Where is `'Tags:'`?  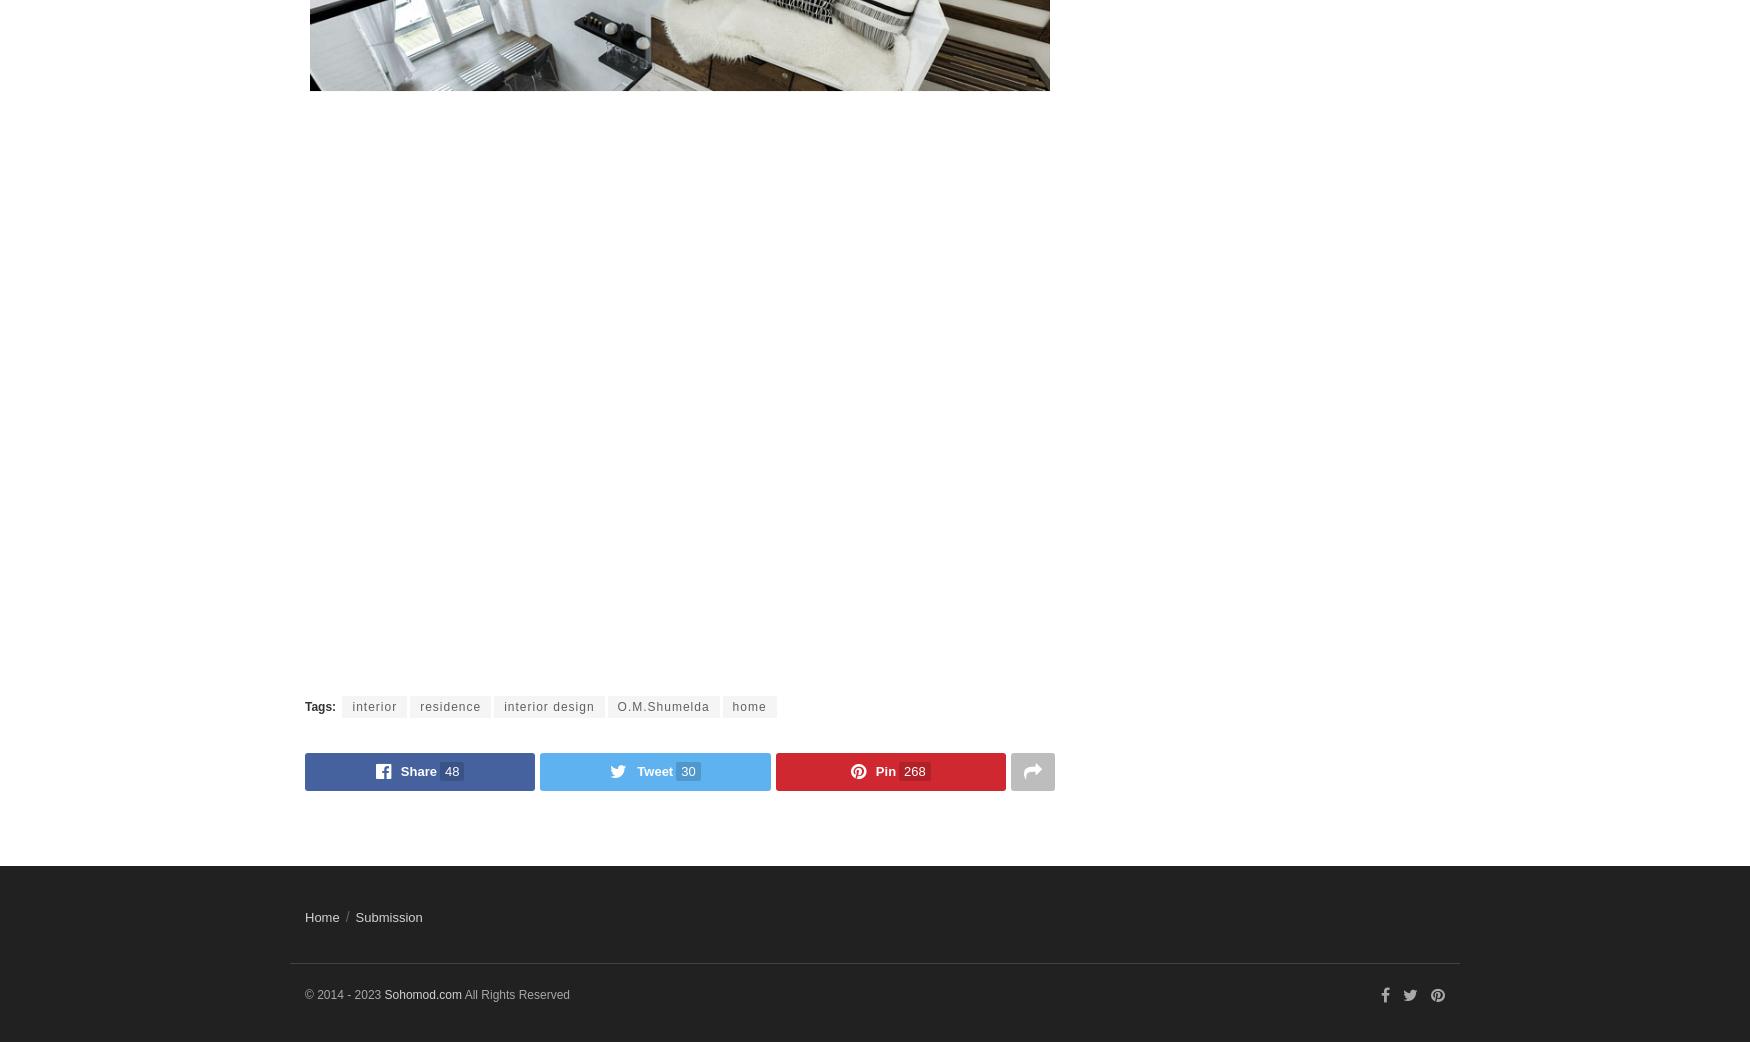
'Tags:' is located at coordinates (304, 704).